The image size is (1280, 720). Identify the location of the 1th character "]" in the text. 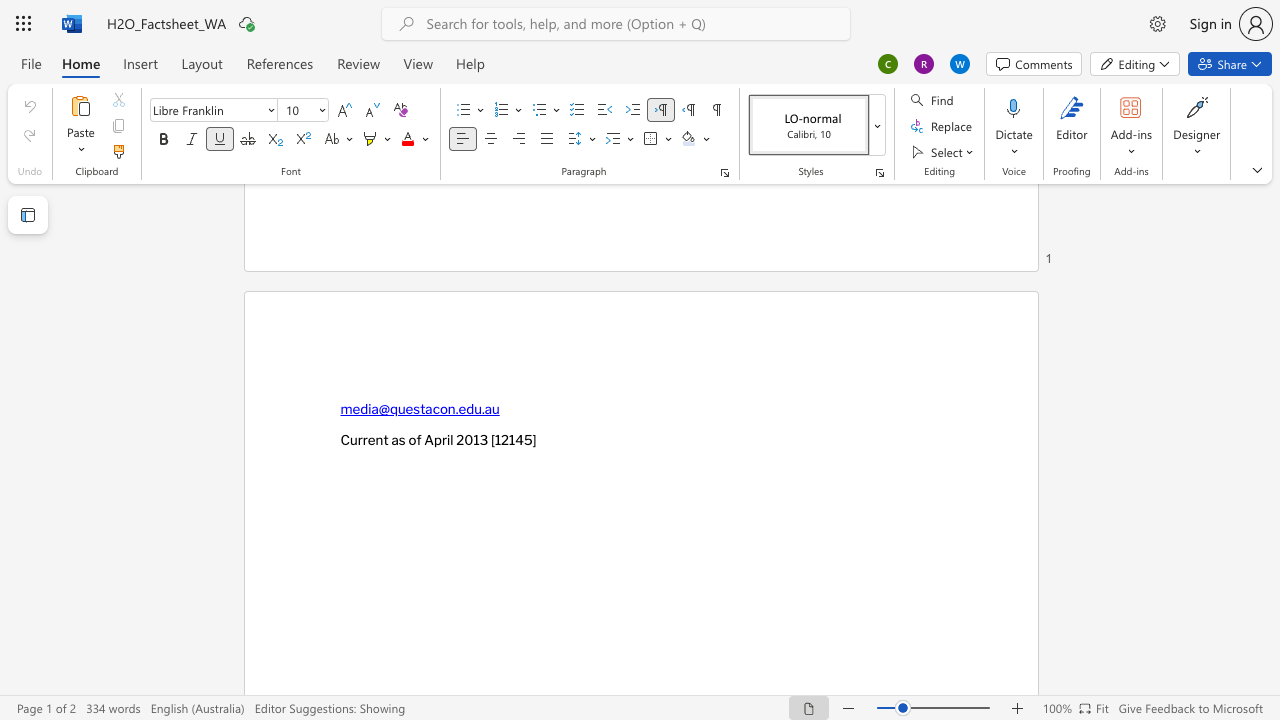
(534, 438).